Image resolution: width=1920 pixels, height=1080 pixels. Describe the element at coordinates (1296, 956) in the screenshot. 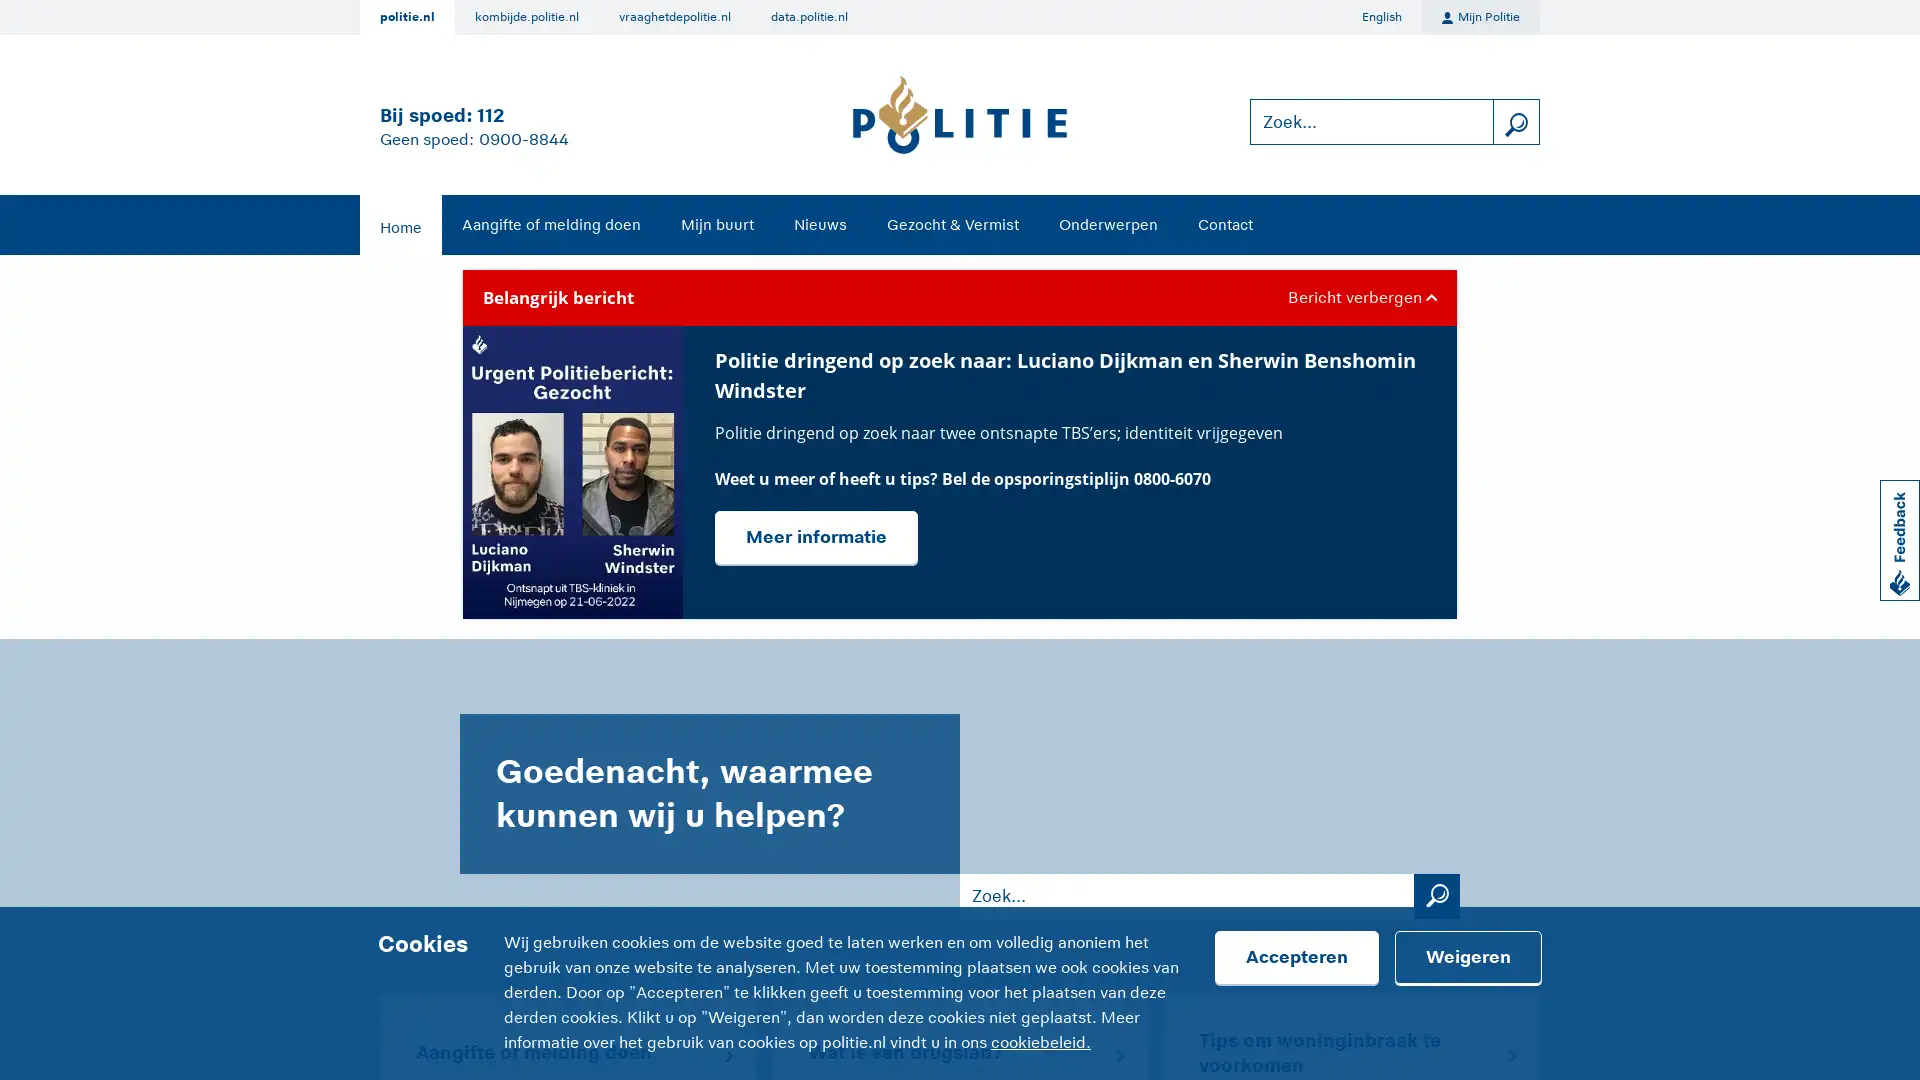

I see `Accepteren` at that location.